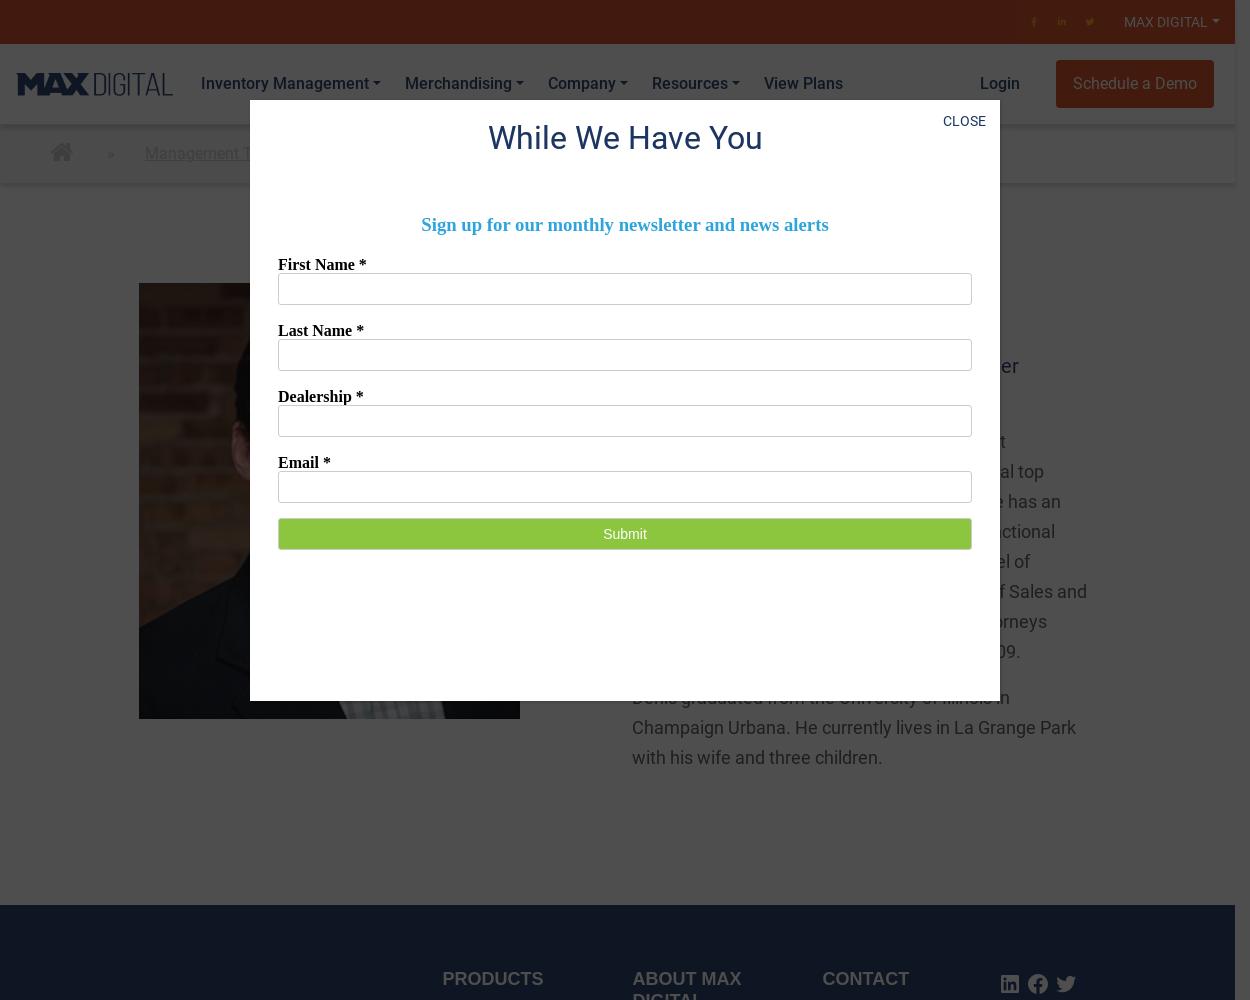  I want to click on 'Resources', so click(688, 82).